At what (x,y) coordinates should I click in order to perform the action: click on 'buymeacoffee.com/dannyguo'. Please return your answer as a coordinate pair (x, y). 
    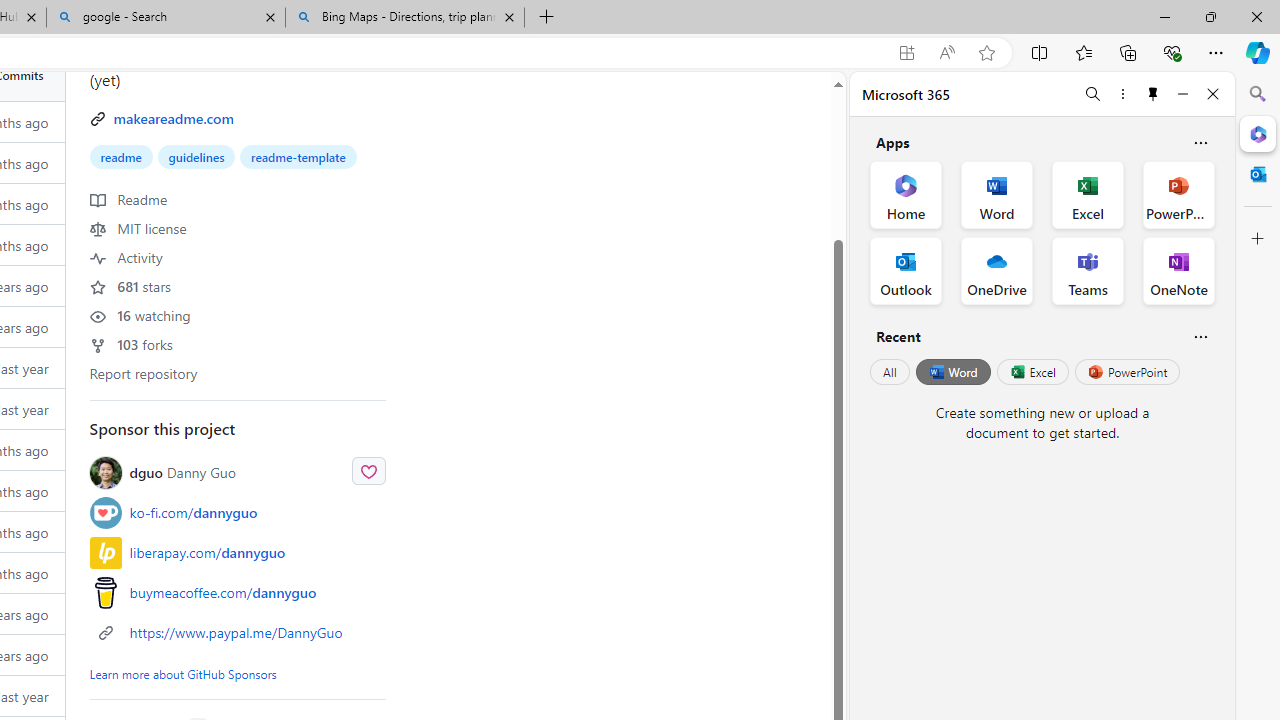
    Looking at the image, I should click on (238, 591).